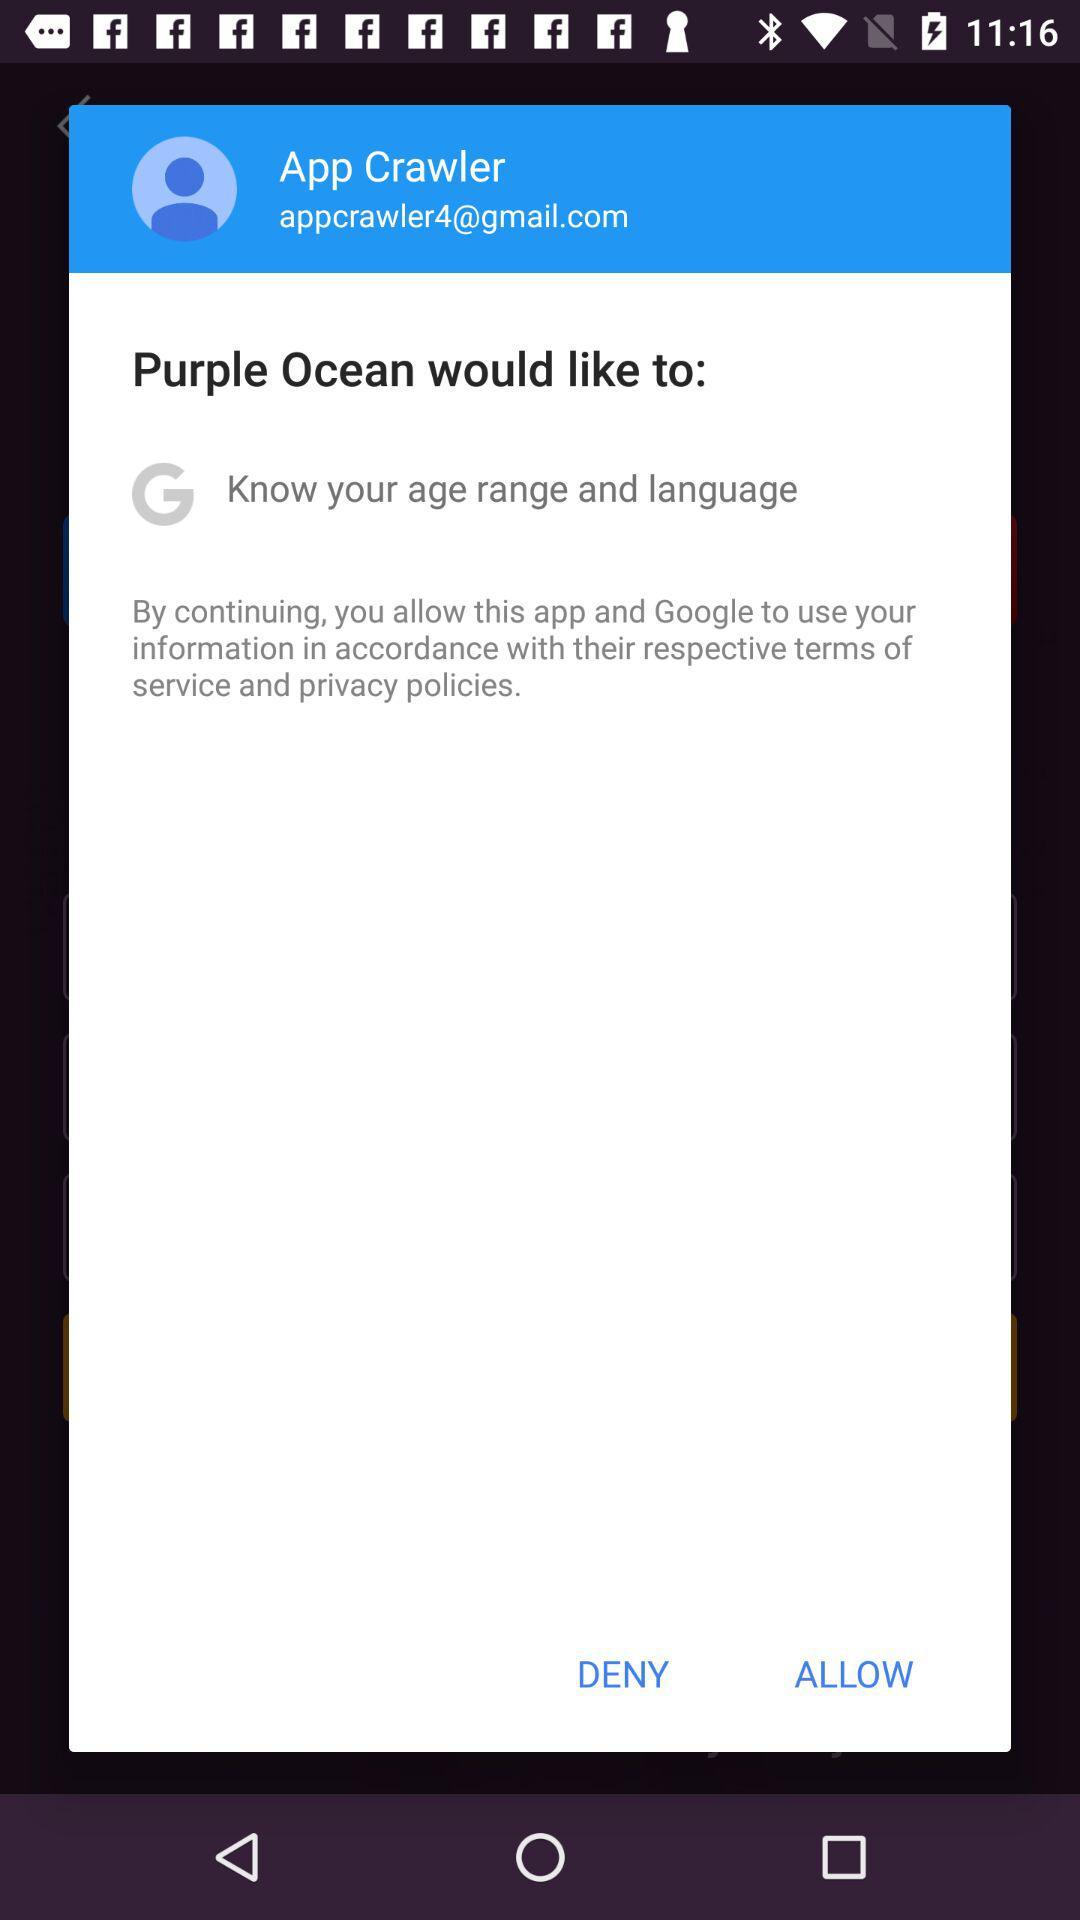 This screenshot has width=1080, height=1920. I want to click on item below the by continuing you, so click(621, 1673).